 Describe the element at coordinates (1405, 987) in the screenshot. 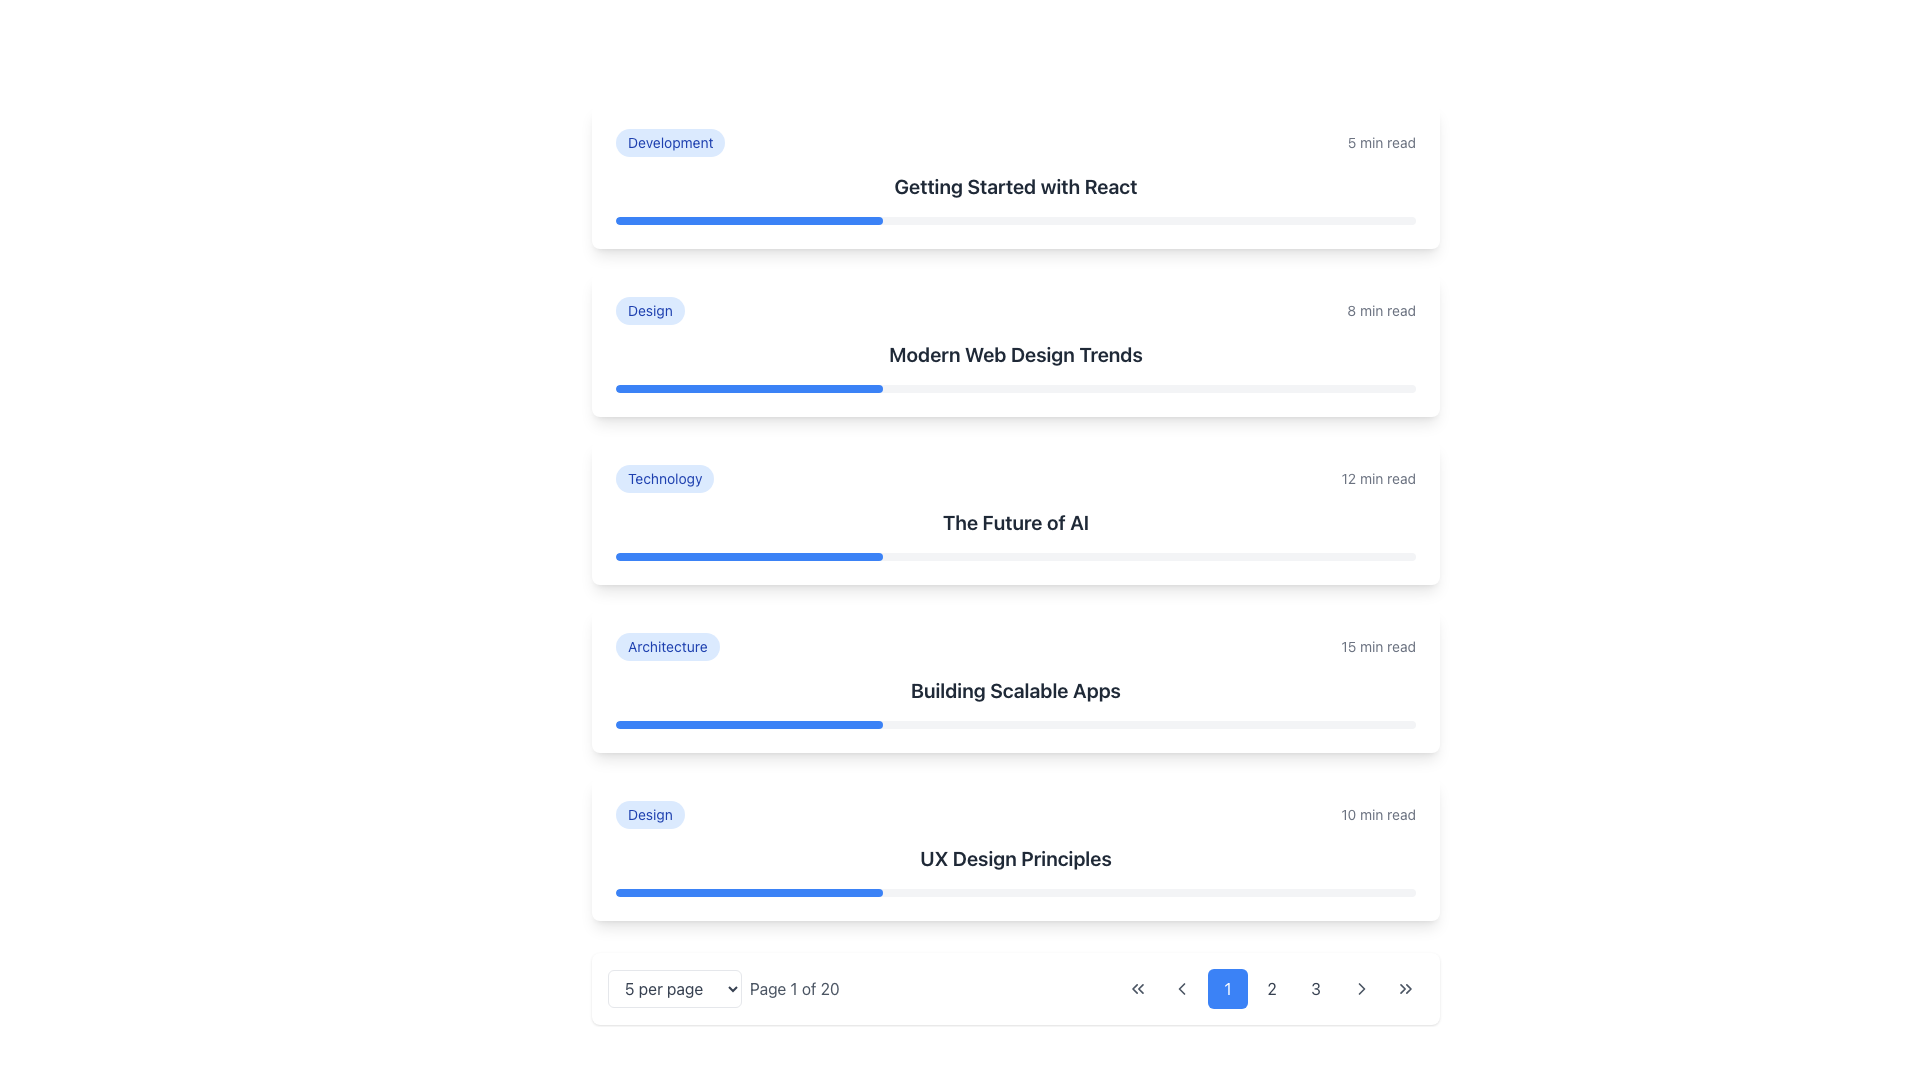

I see `the navigation button located at the bottom-right corner of the interface to move forward through paginated content` at that location.